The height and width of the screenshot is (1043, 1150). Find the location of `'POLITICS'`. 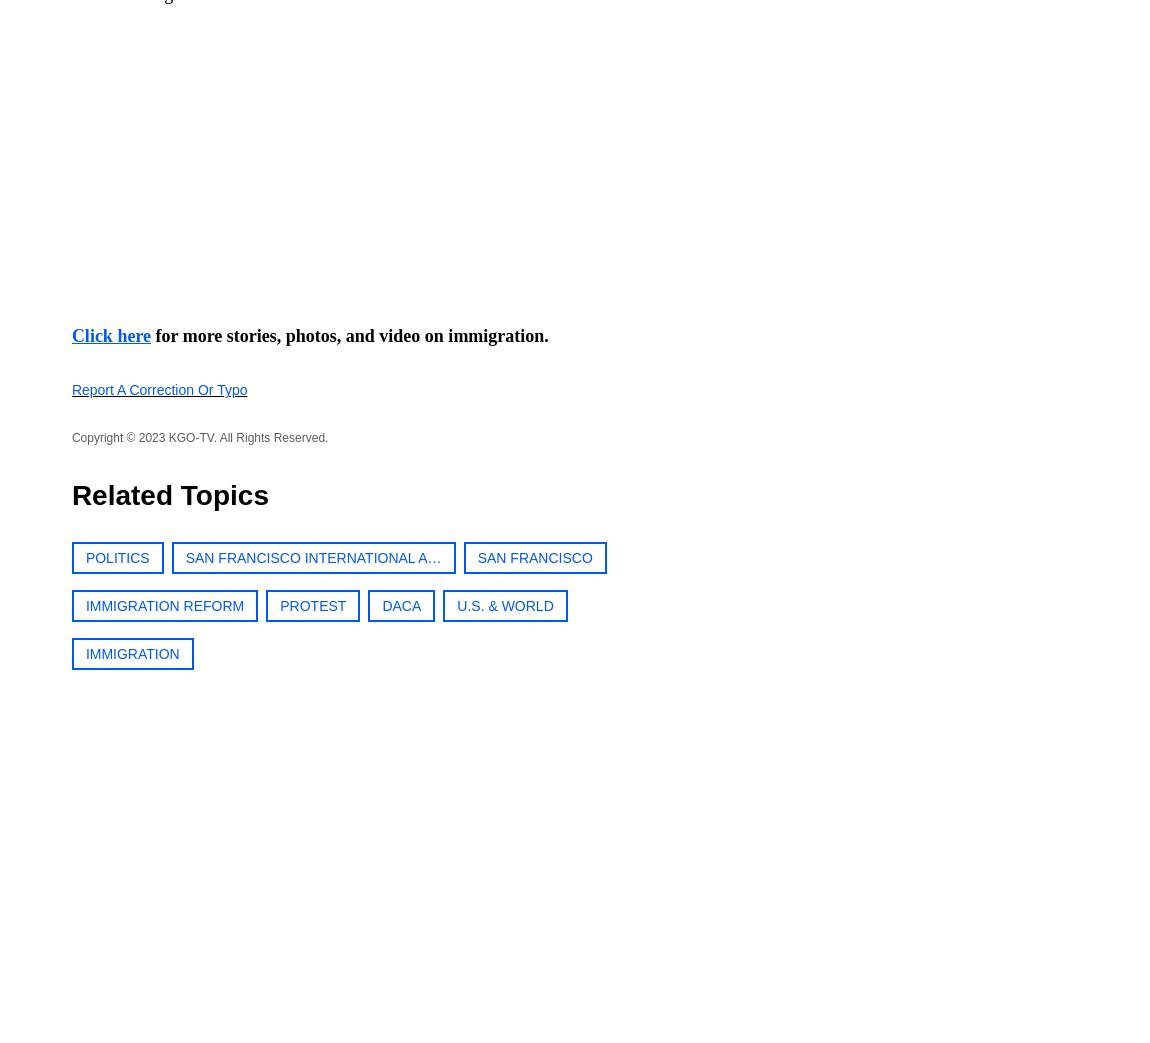

'POLITICS' is located at coordinates (115, 558).